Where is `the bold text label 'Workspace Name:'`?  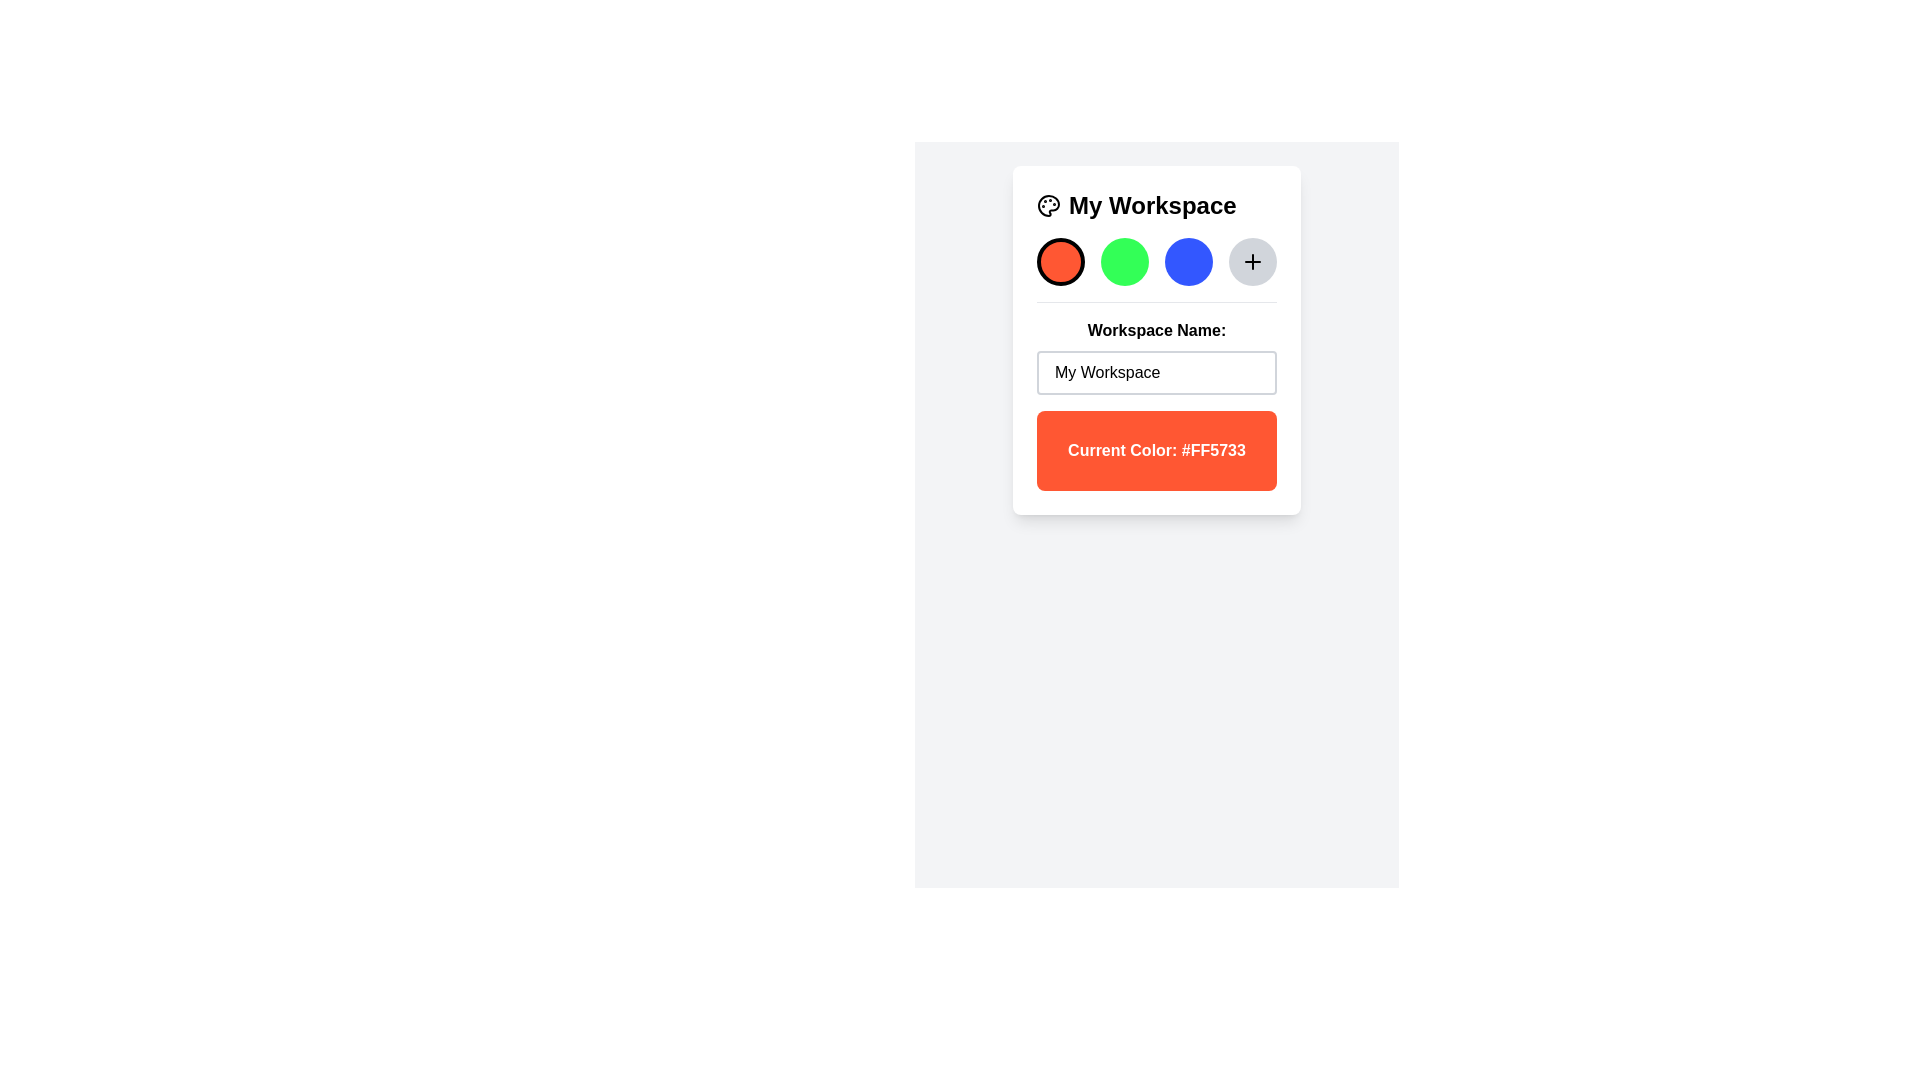 the bold text label 'Workspace Name:' is located at coordinates (1156, 346).